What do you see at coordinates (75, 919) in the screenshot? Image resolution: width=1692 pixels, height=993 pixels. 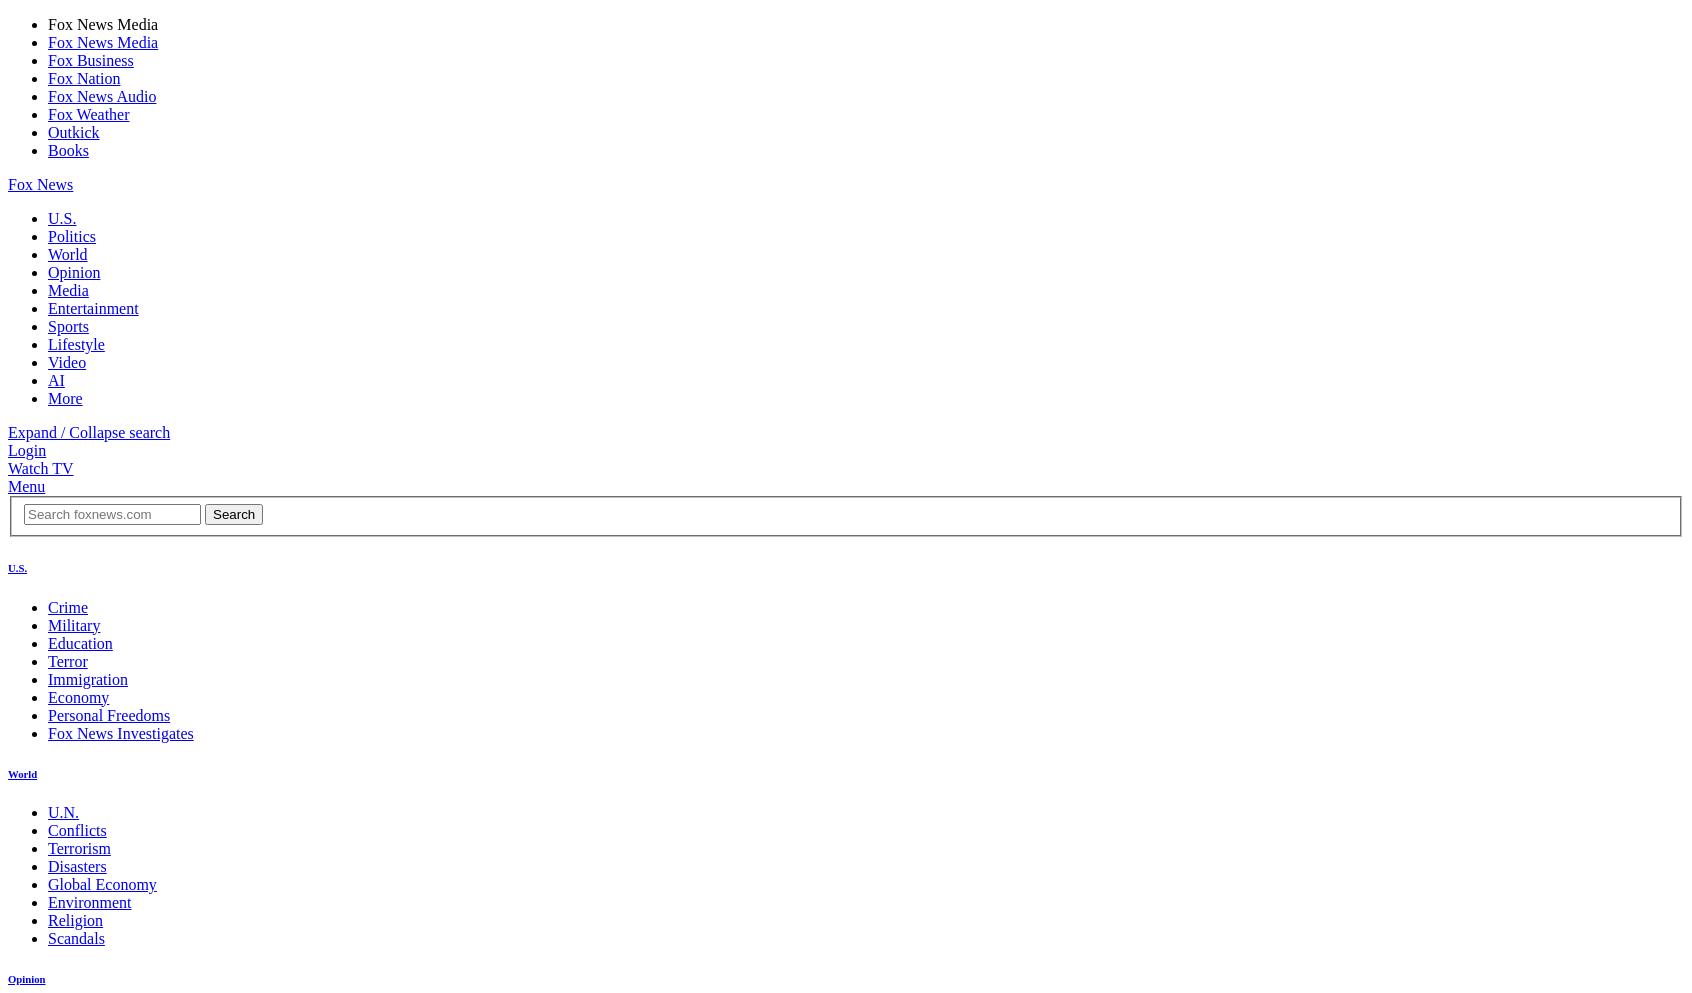 I see `'Religion'` at bounding box center [75, 919].